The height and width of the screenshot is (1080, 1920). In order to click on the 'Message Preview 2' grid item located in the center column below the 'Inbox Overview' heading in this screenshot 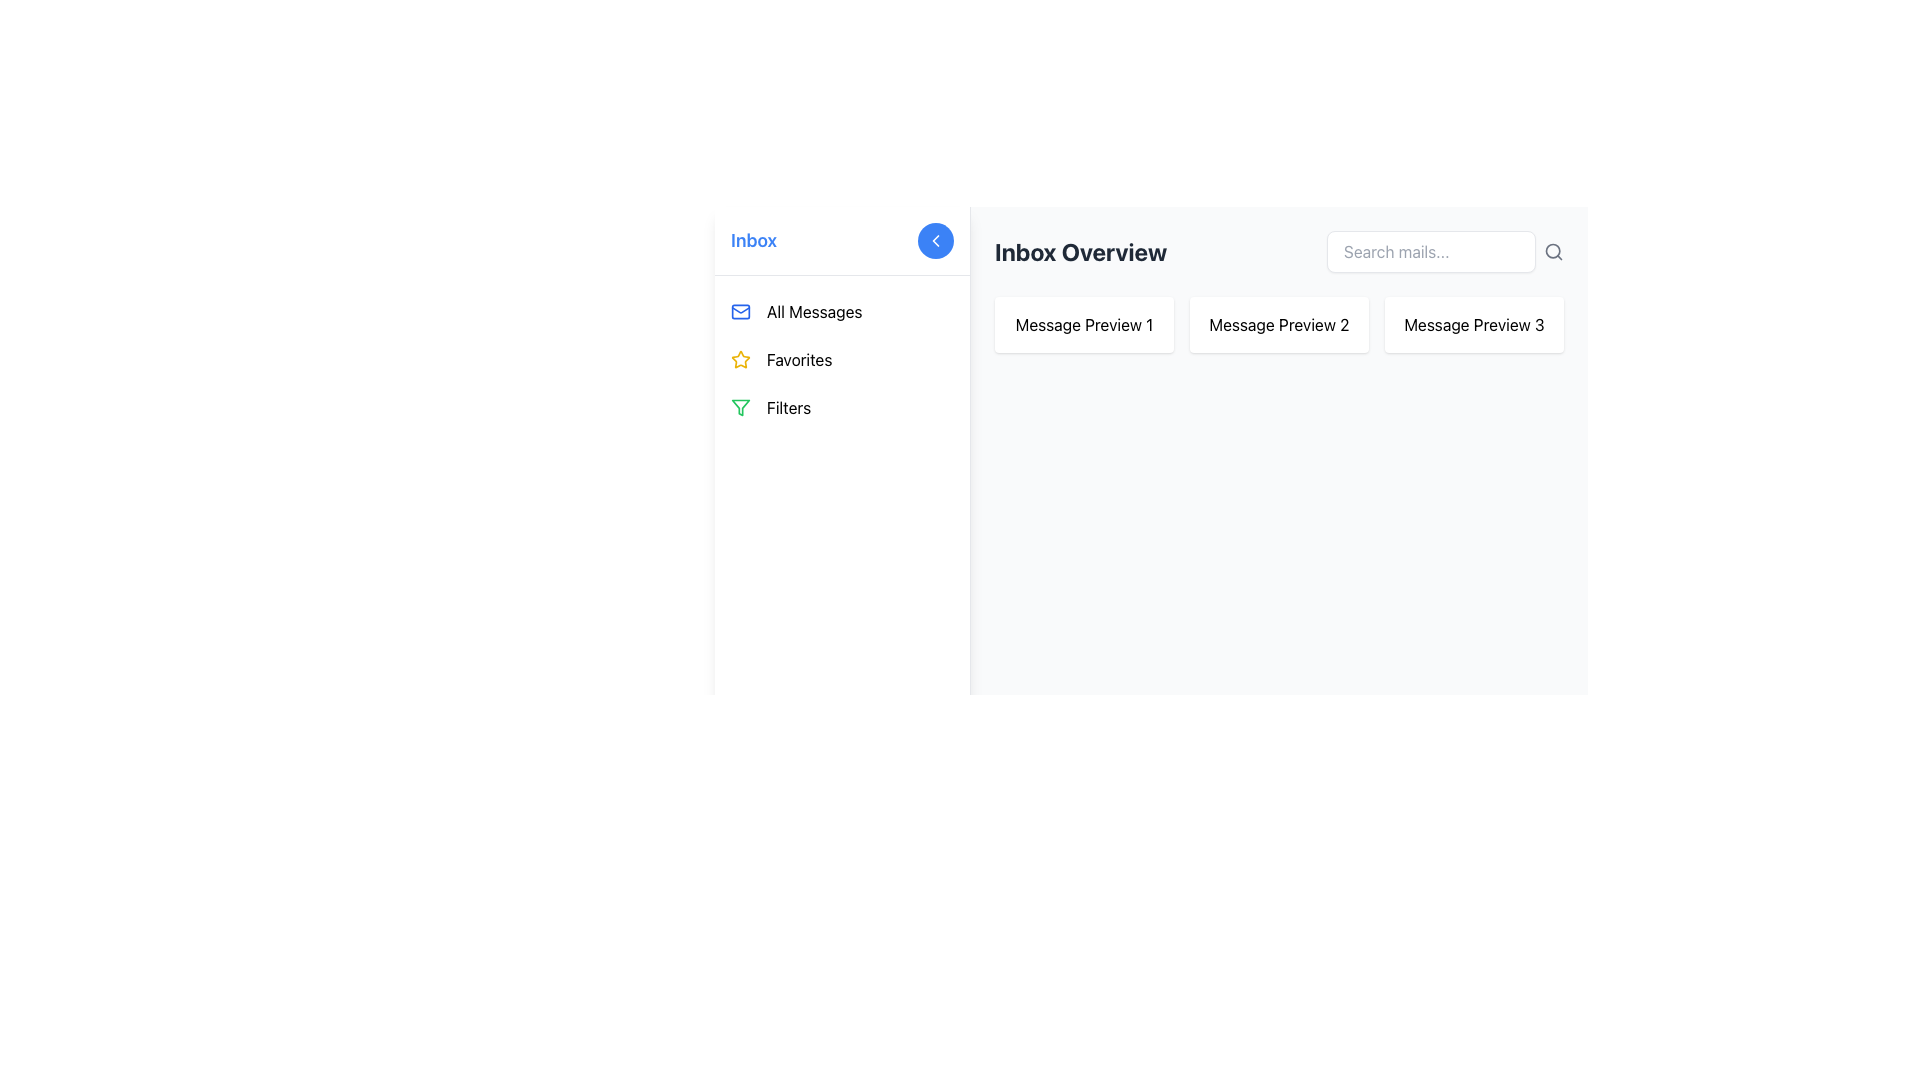, I will do `click(1278, 323)`.